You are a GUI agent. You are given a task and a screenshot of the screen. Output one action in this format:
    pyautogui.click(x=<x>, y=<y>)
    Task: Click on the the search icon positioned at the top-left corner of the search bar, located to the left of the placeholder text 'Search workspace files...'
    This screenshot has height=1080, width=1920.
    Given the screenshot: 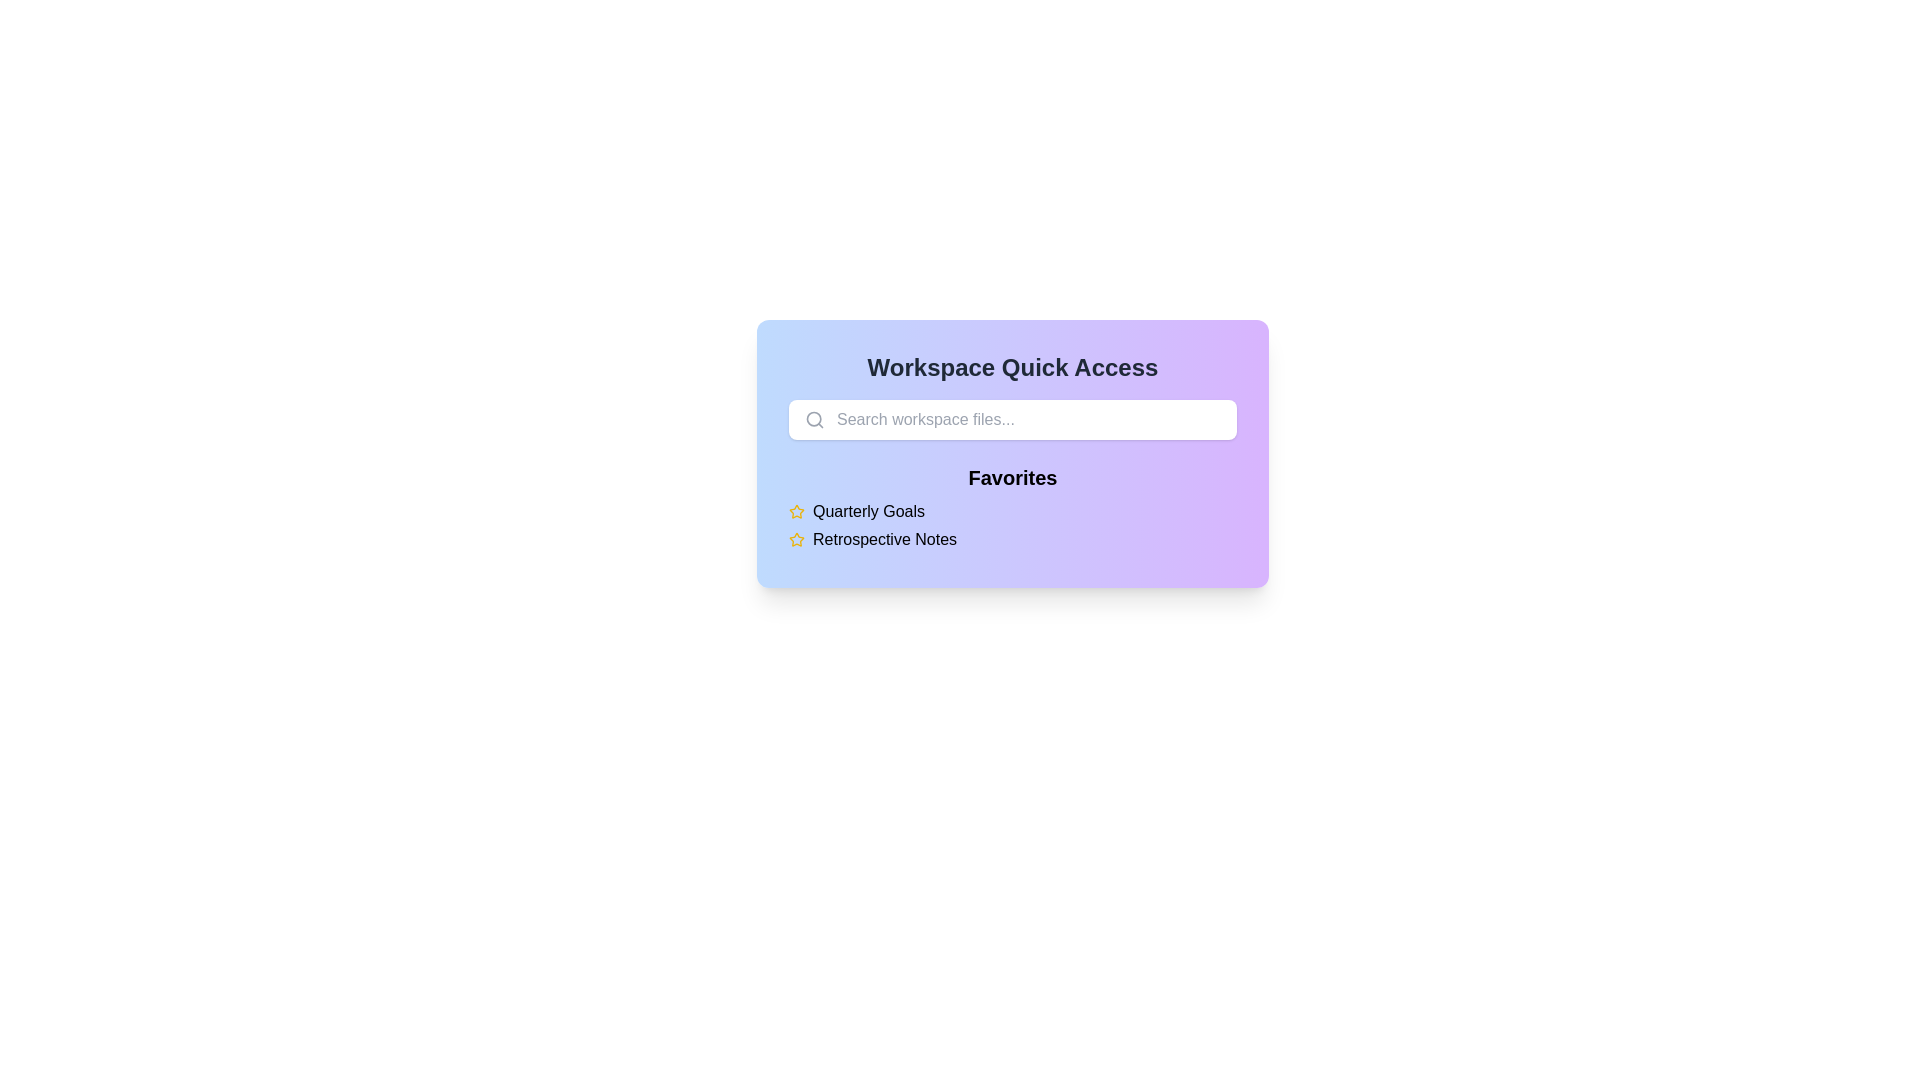 What is the action you would take?
    pyautogui.click(x=815, y=419)
    